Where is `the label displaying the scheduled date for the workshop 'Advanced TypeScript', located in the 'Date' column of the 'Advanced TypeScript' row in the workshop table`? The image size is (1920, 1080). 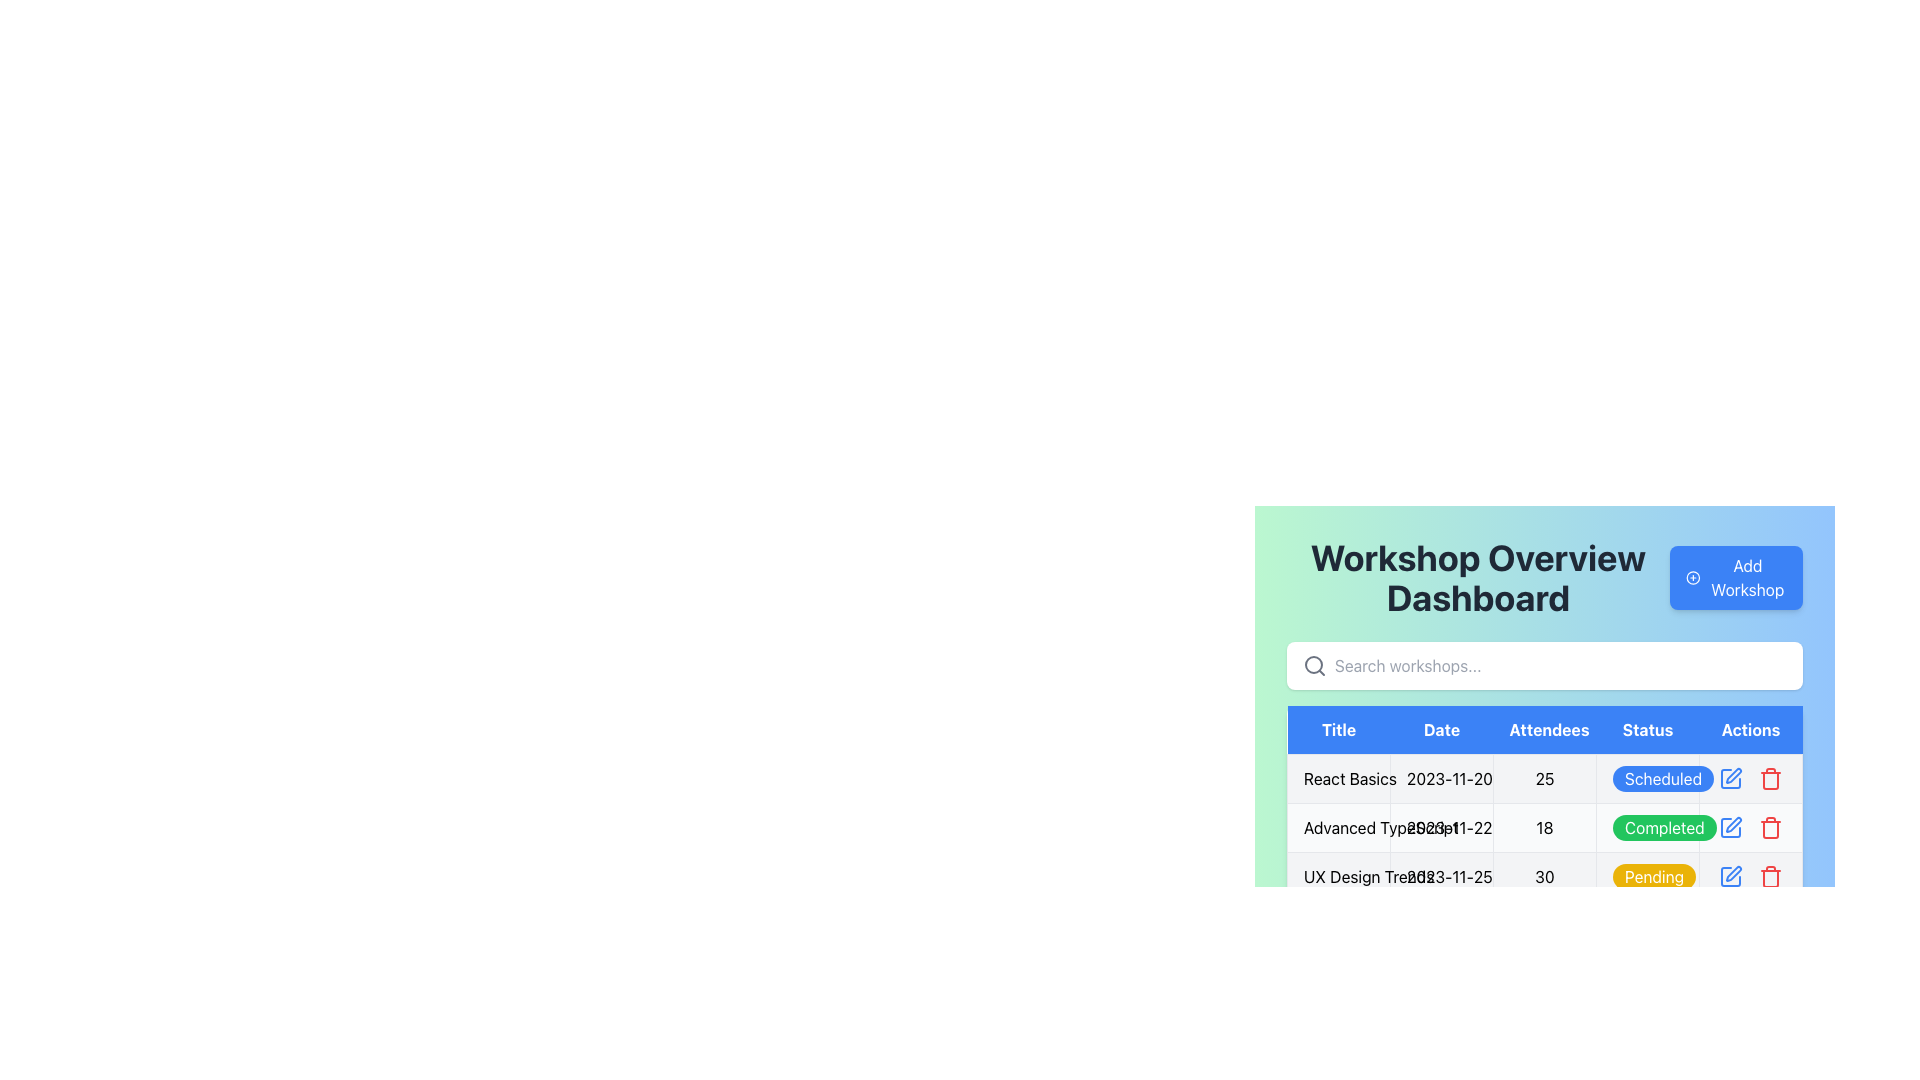 the label displaying the scheduled date for the workshop 'Advanced TypeScript', located in the 'Date' column of the 'Advanced TypeScript' row in the workshop table is located at coordinates (1441, 828).